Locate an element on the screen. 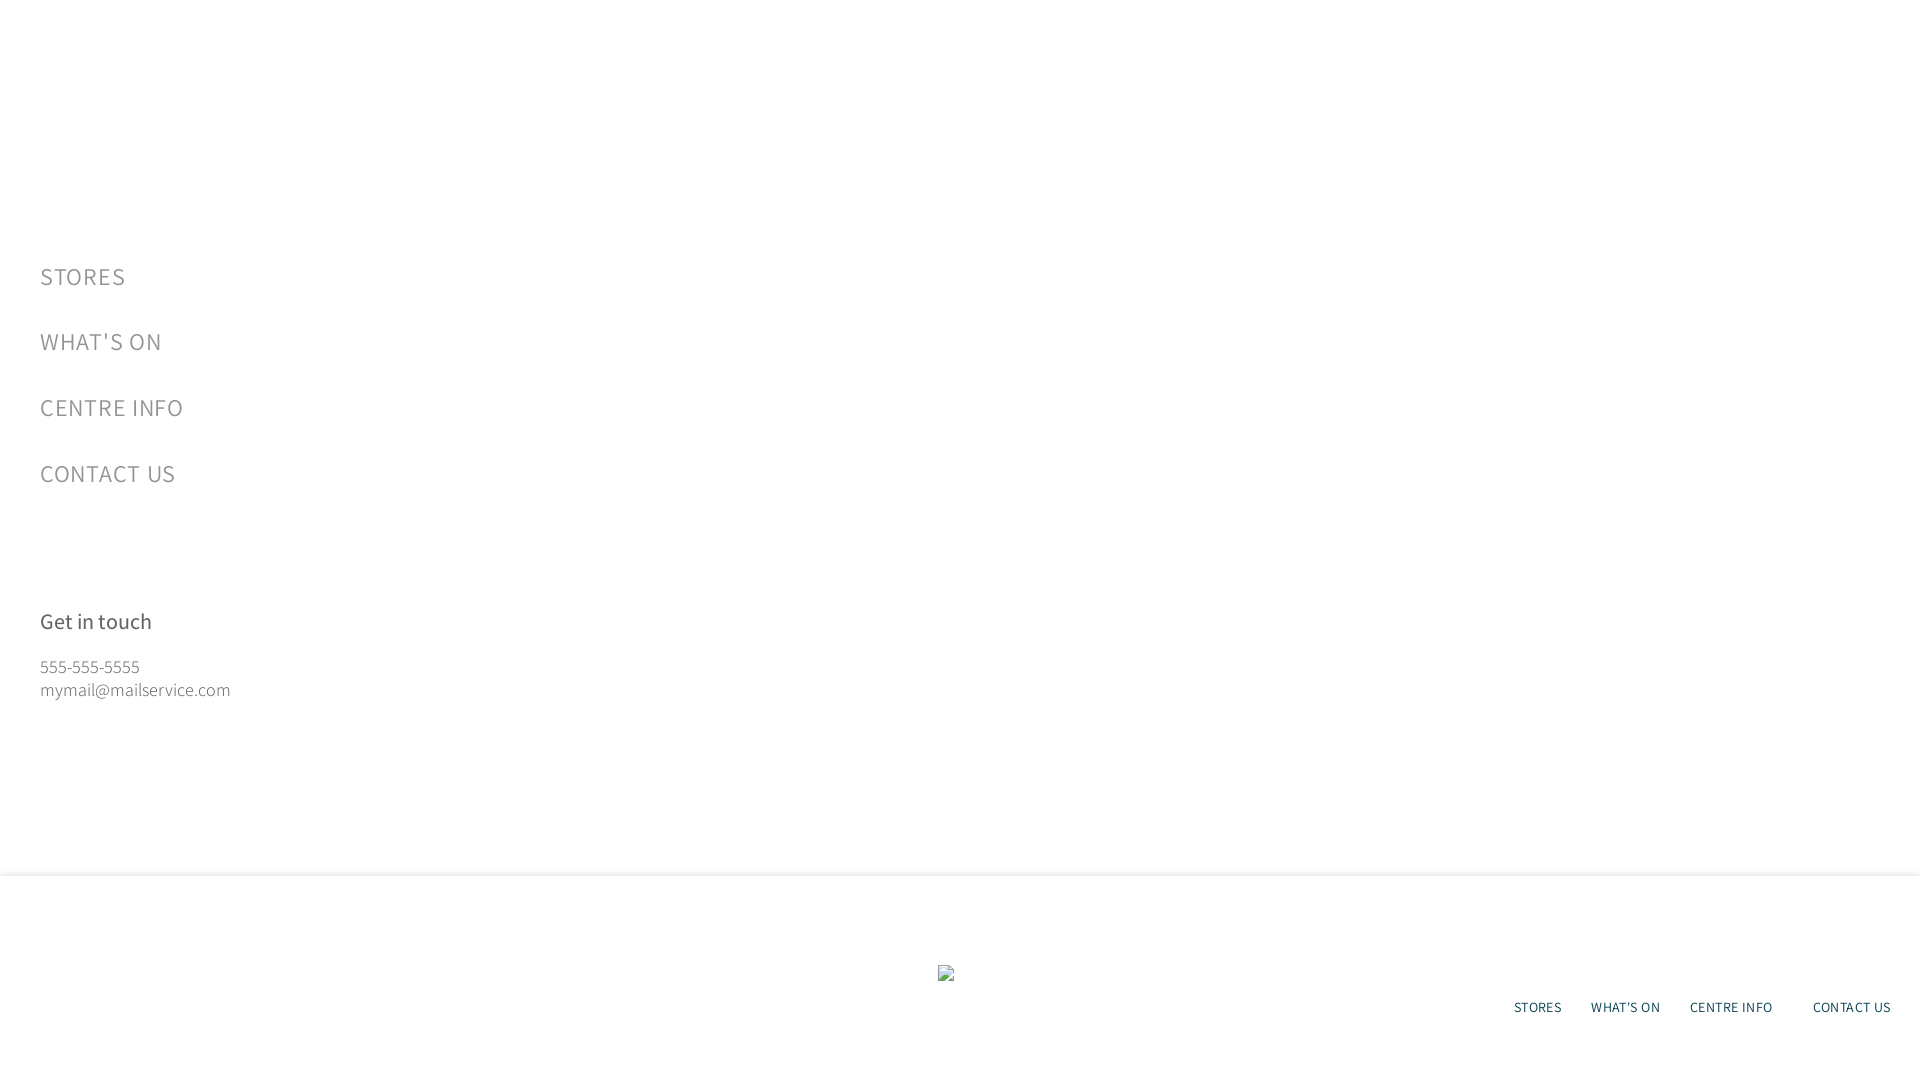 Image resolution: width=1920 pixels, height=1080 pixels. 'STORES' is located at coordinates (1536, 1006).